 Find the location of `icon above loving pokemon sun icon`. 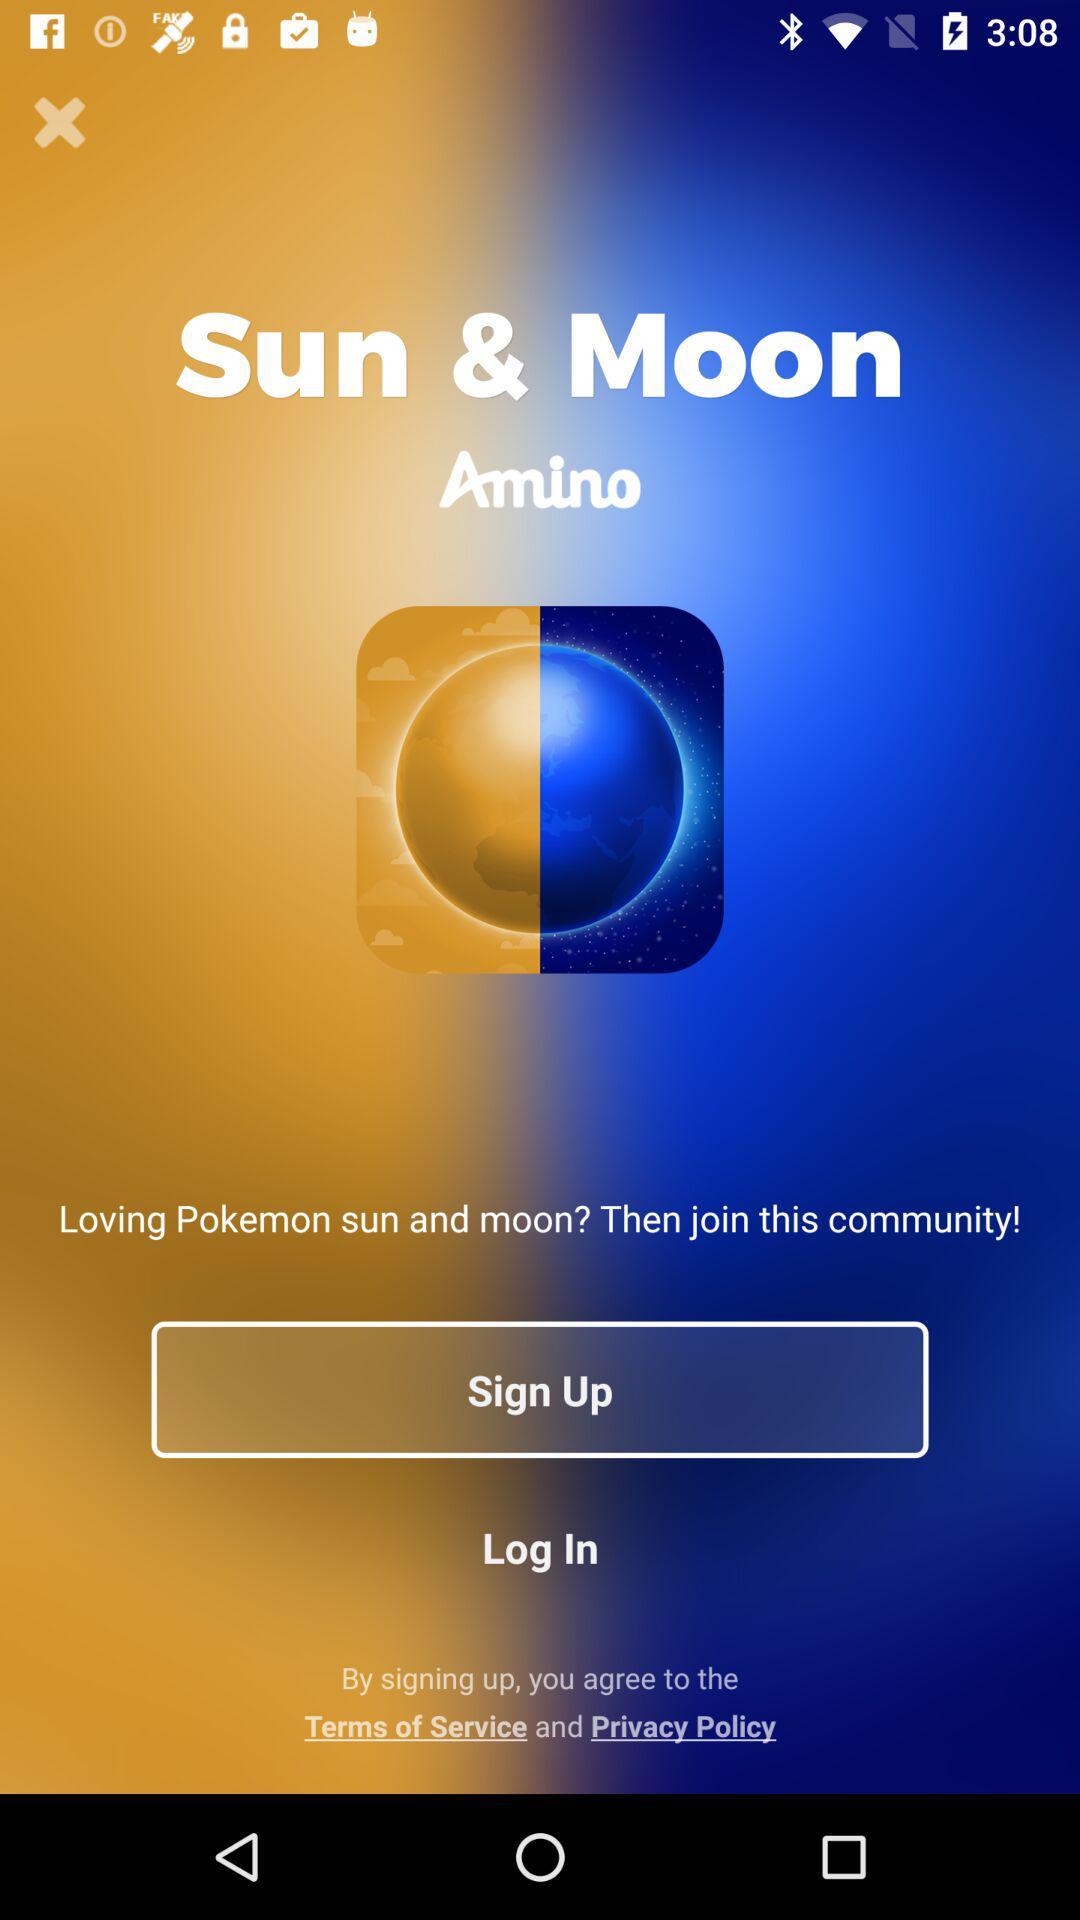

icon above loving pokemon sun icon is located at coordinates (59, 122).